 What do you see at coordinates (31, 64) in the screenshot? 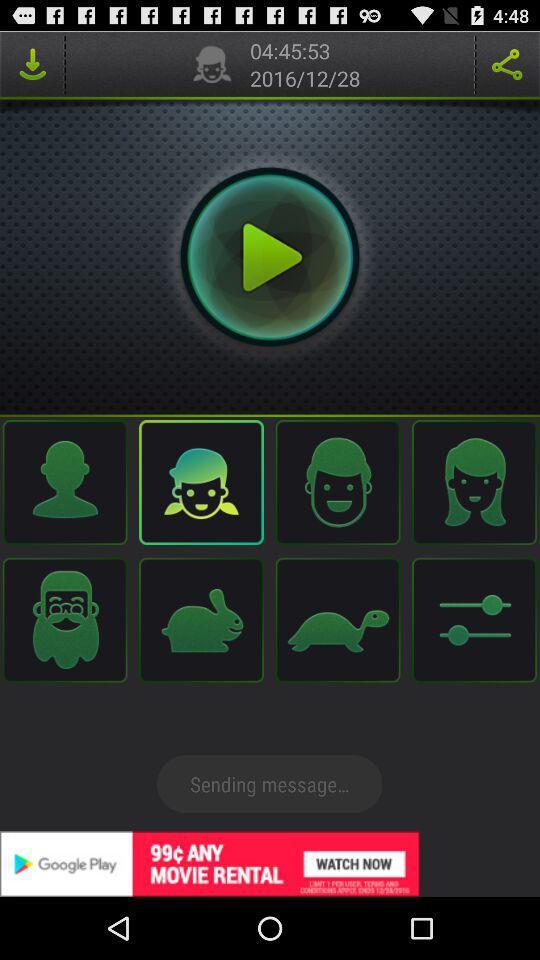
I see `click save icon` at bounding box center [31, 64].